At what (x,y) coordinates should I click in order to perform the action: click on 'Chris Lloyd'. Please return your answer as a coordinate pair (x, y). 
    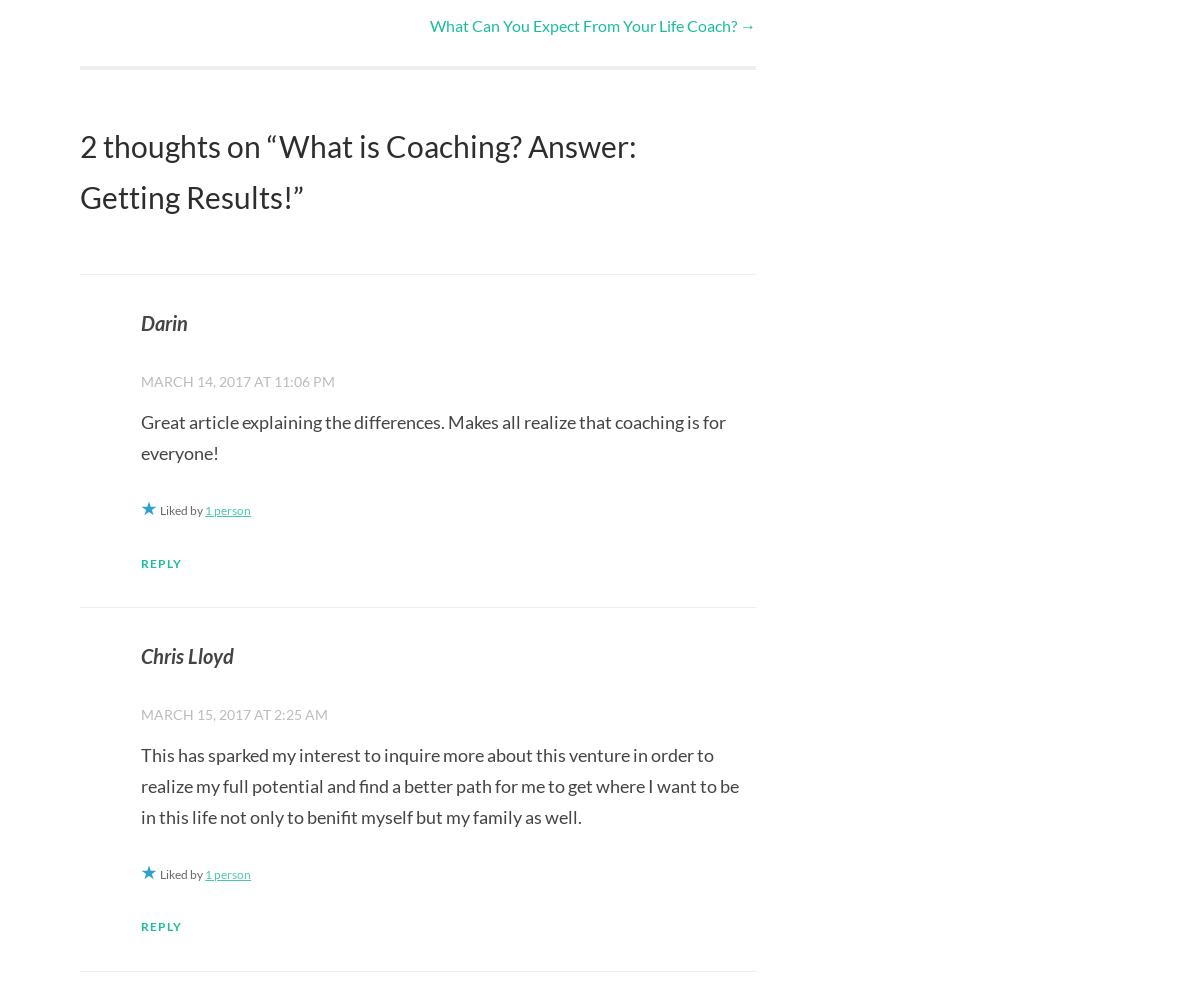
    Looking at the image, I should click on (186, 655).